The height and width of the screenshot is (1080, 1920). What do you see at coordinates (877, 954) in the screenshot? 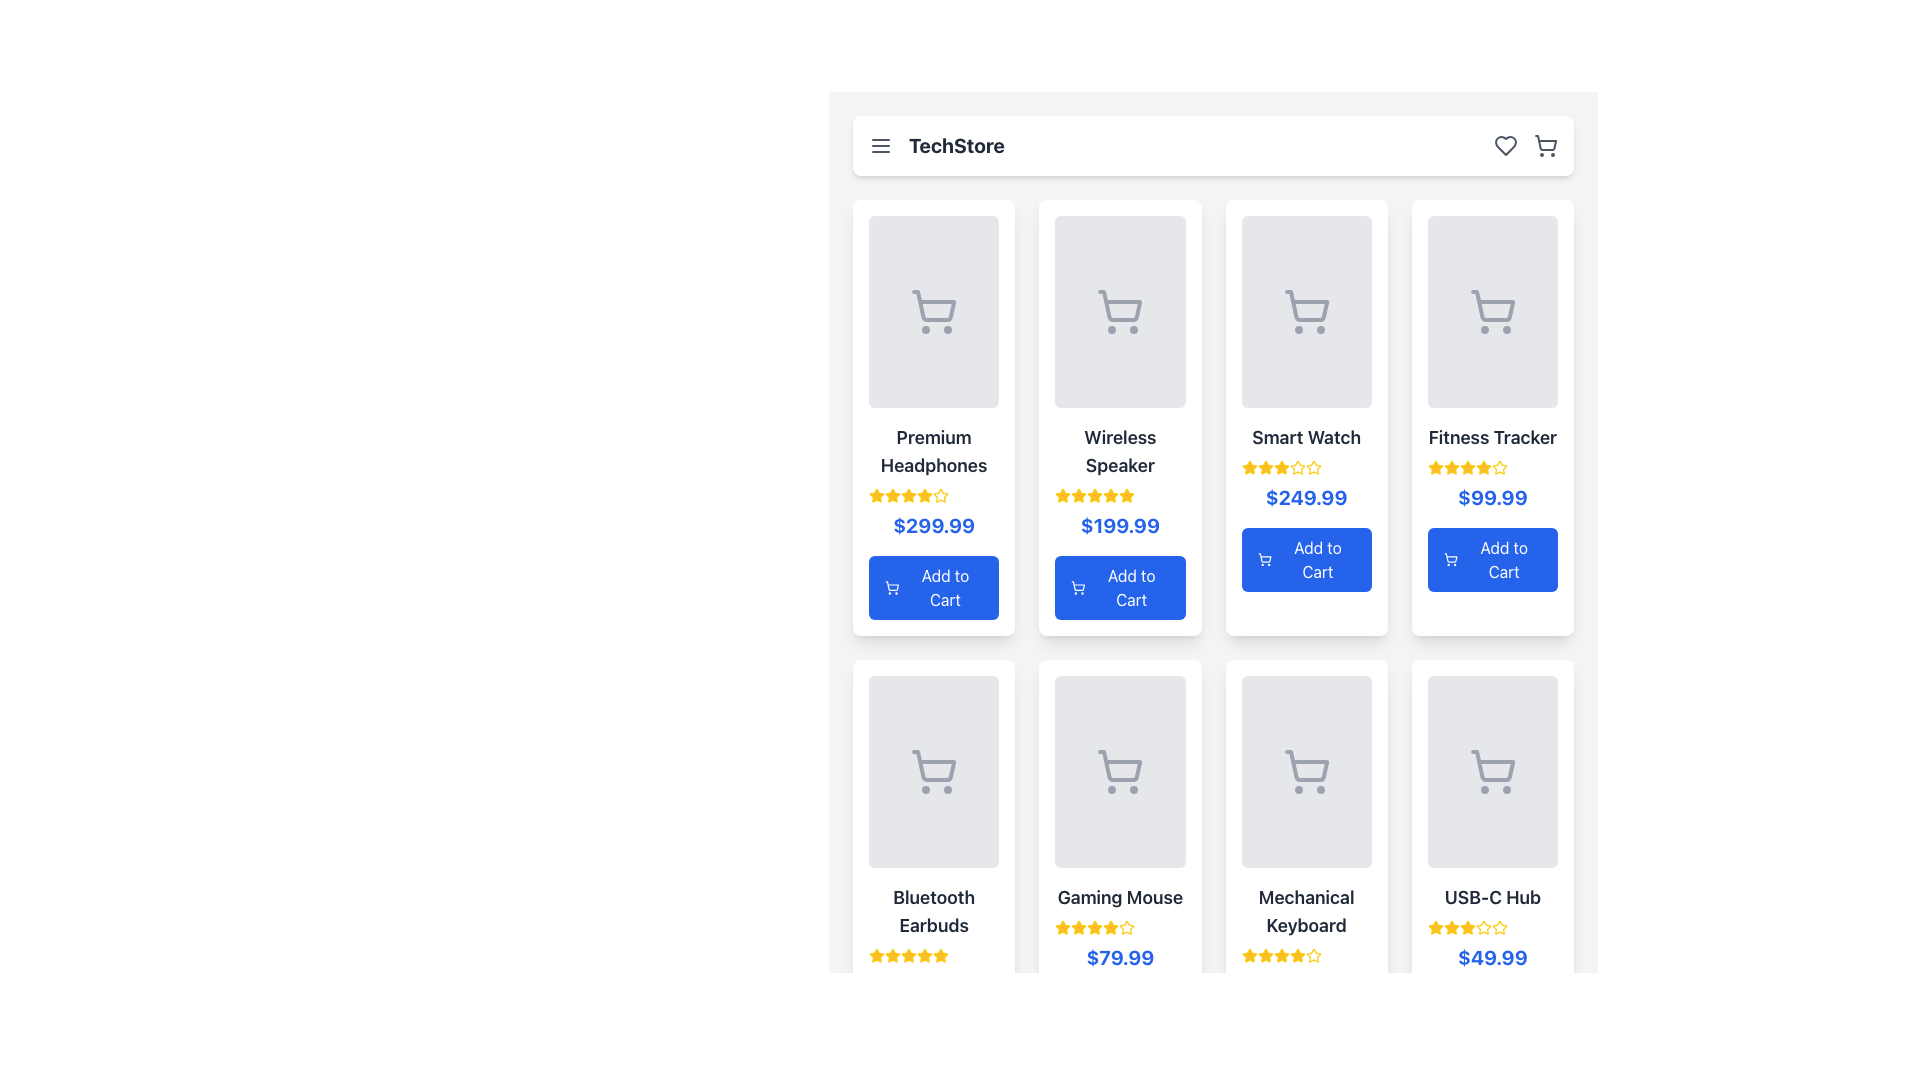
I see `the visual state of the yellow star-shaped icon representing the star rating in the Bluetooth Earbuds card` at bounding box center [877, 954].